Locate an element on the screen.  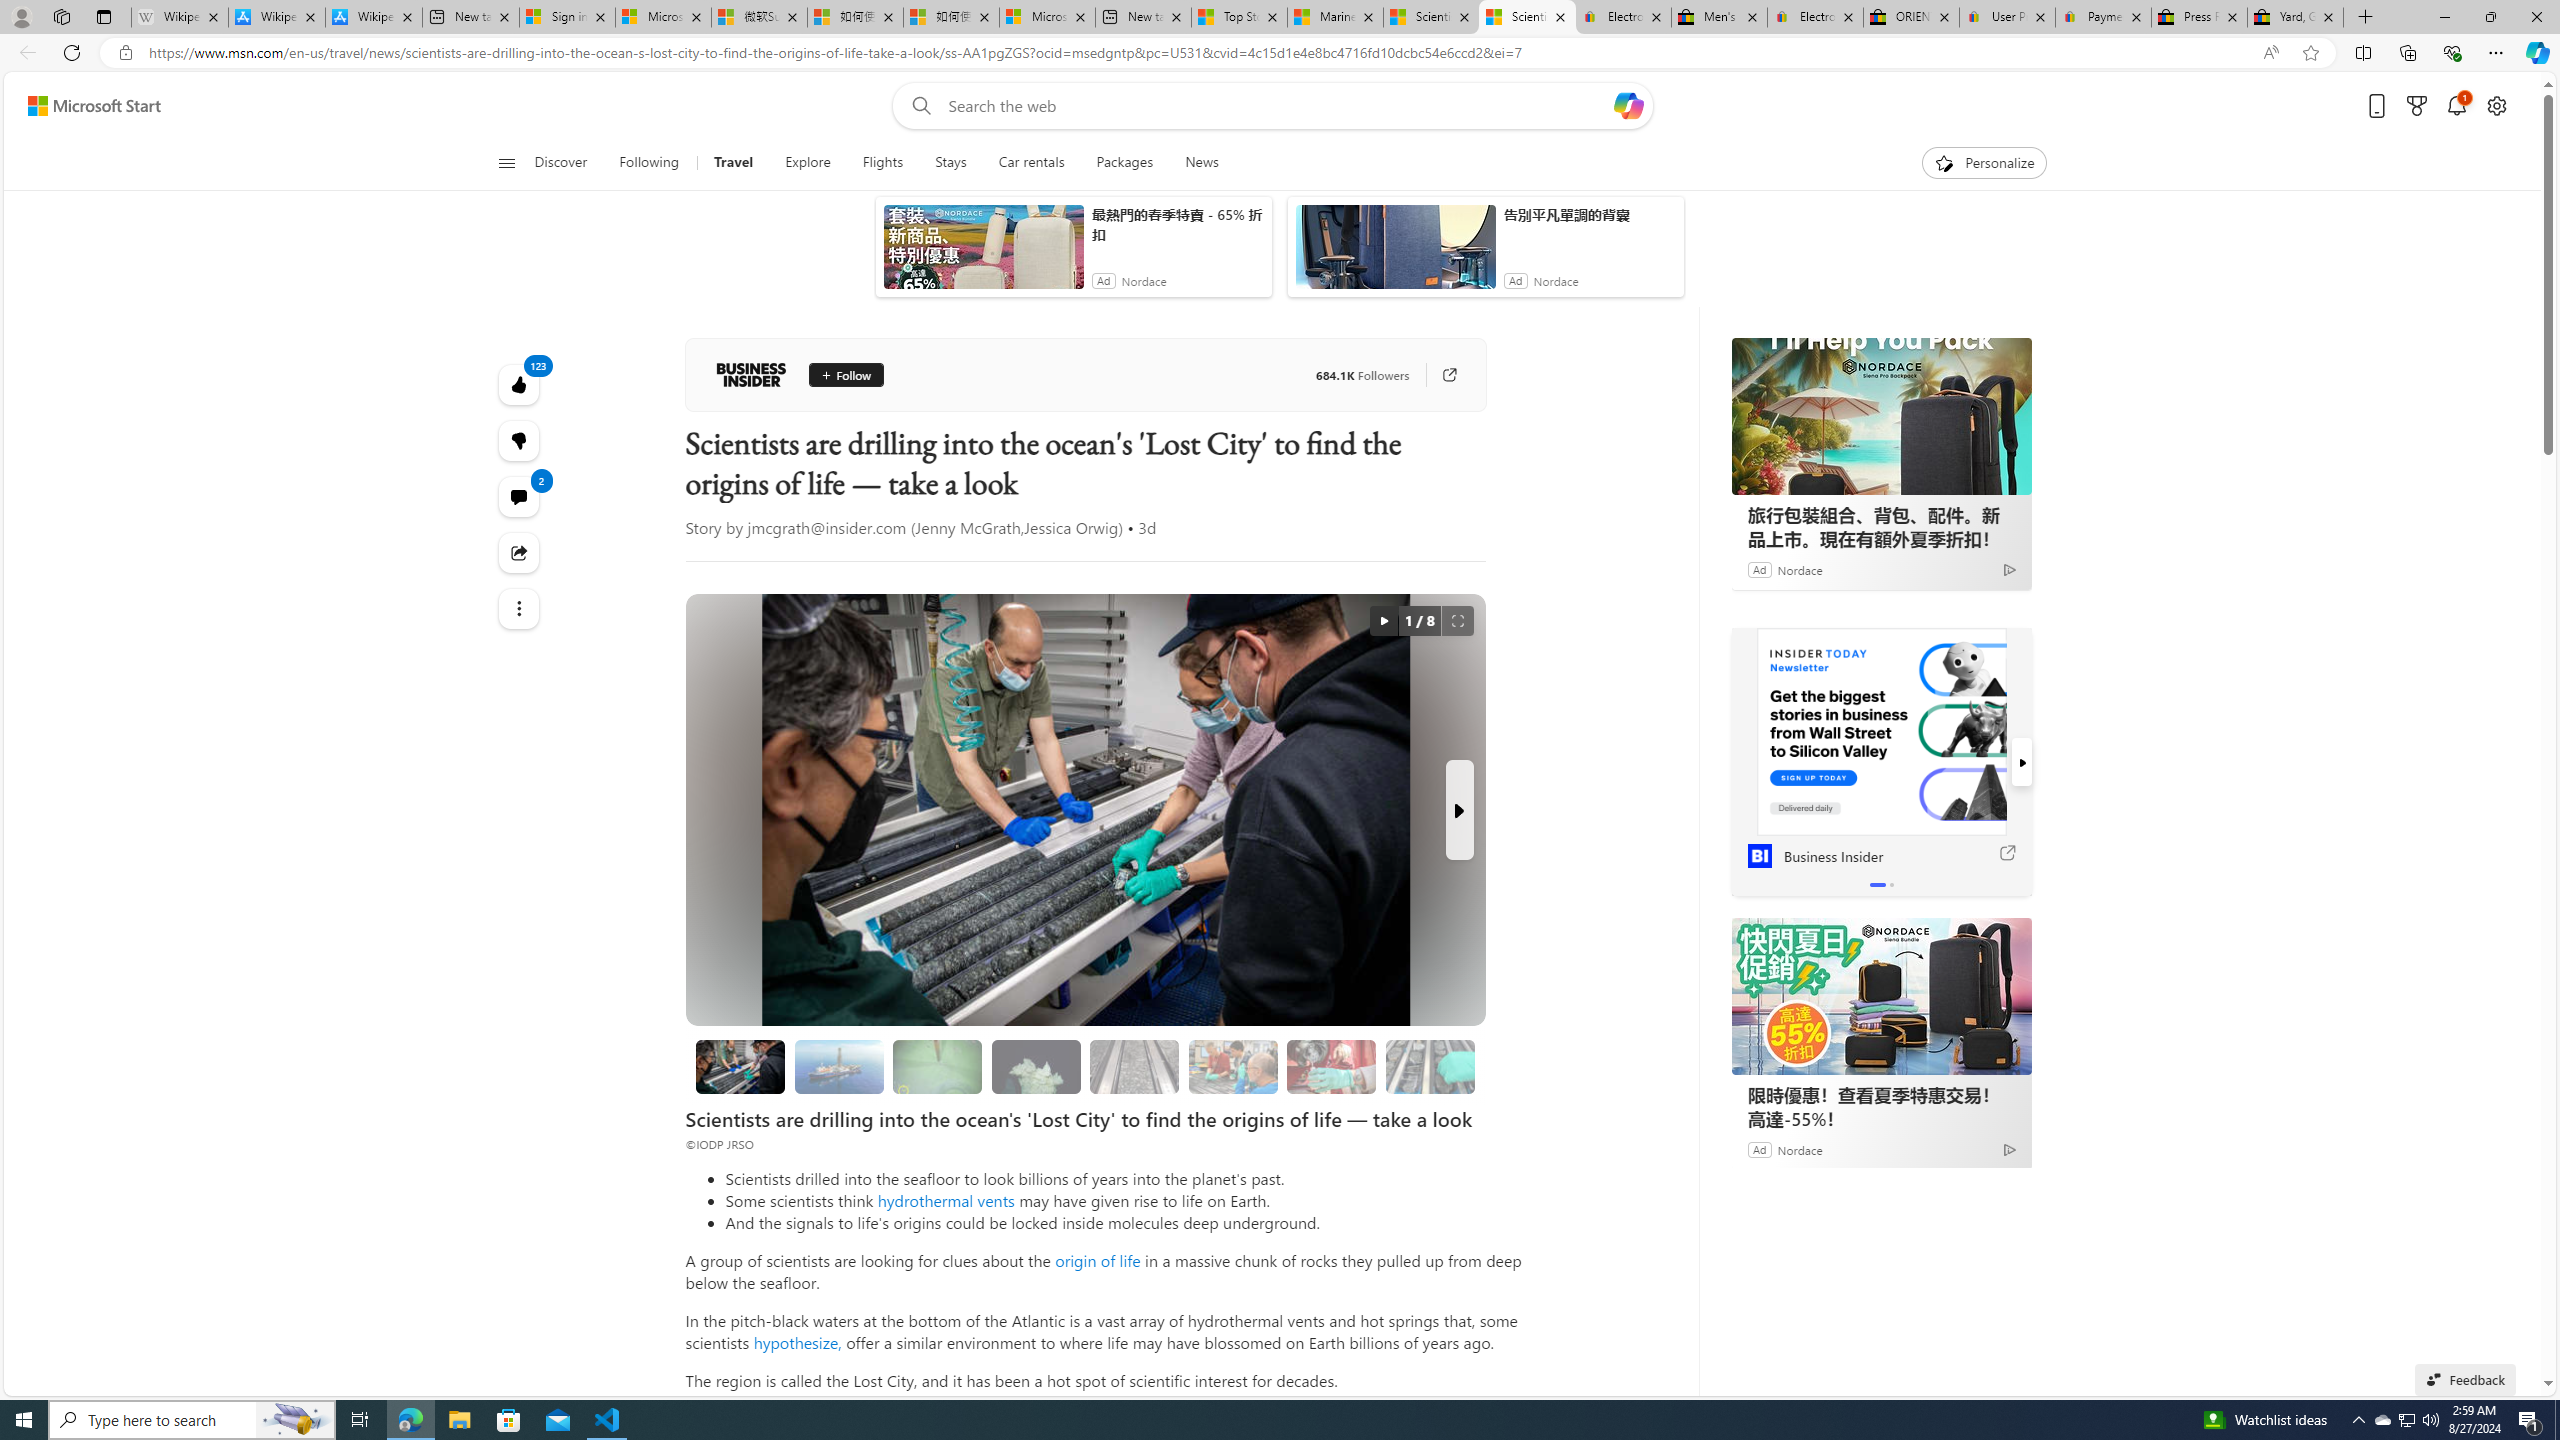
'Stays' is located at coordinates (950, 162).